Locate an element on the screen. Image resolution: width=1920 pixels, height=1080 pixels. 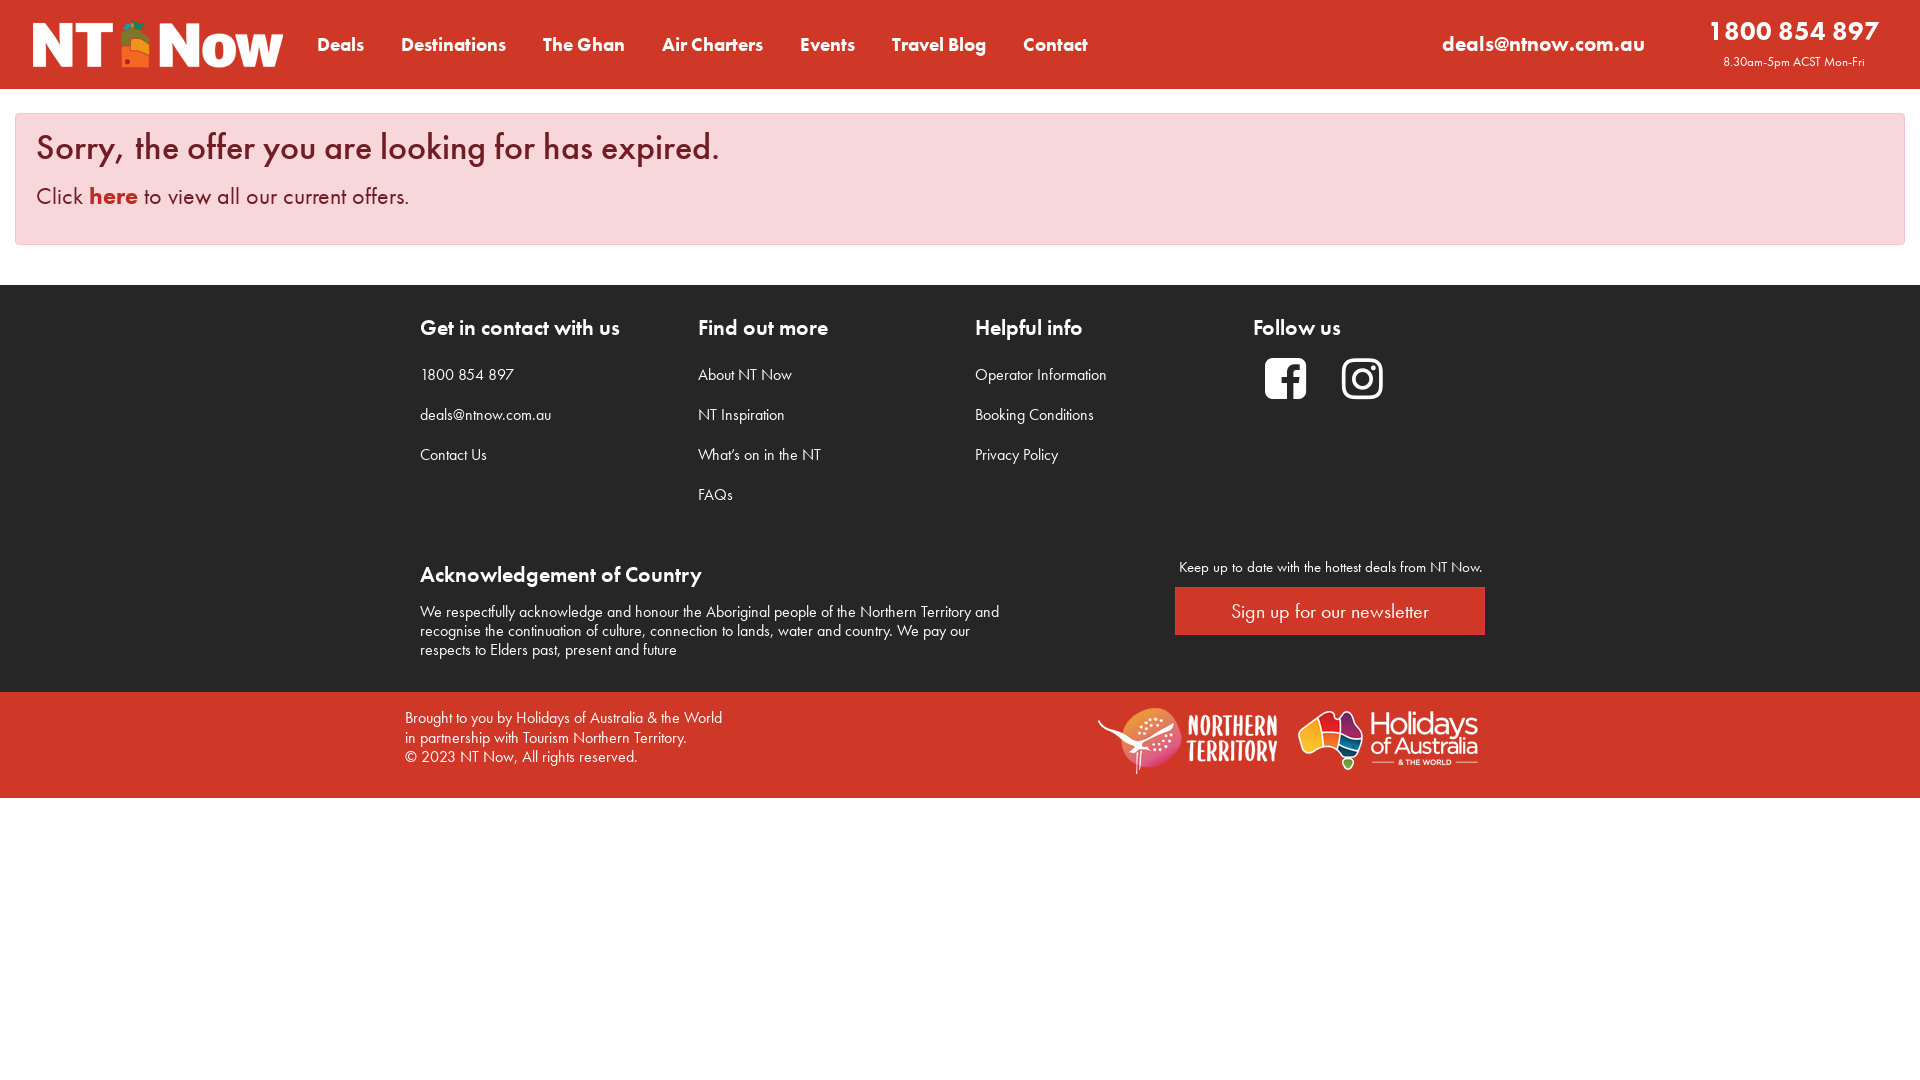
'1800 854 897' is located at coordinates (419, 374).